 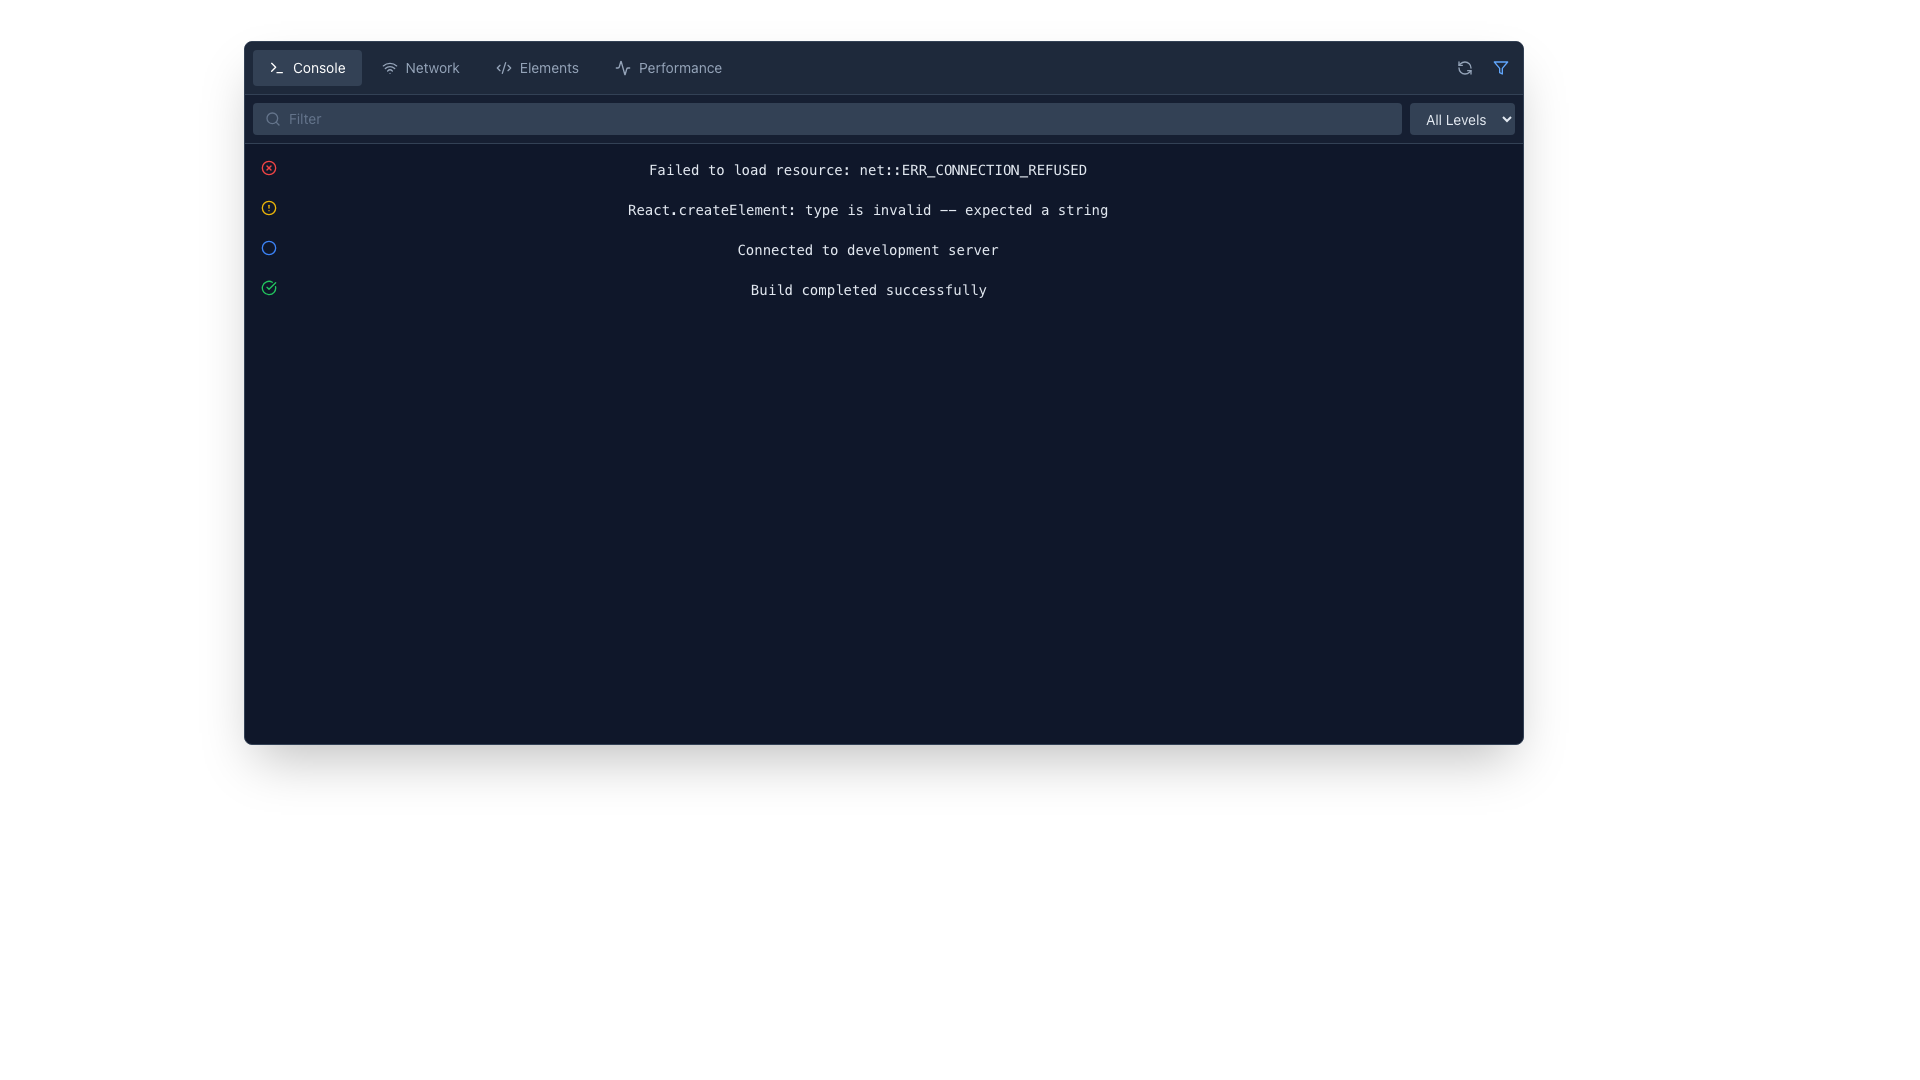 I want to click on the 'Console' button located in the first position of the horizontal navigation bar, which has a dark slate-gray background and white text, so click(x=306, y=67).